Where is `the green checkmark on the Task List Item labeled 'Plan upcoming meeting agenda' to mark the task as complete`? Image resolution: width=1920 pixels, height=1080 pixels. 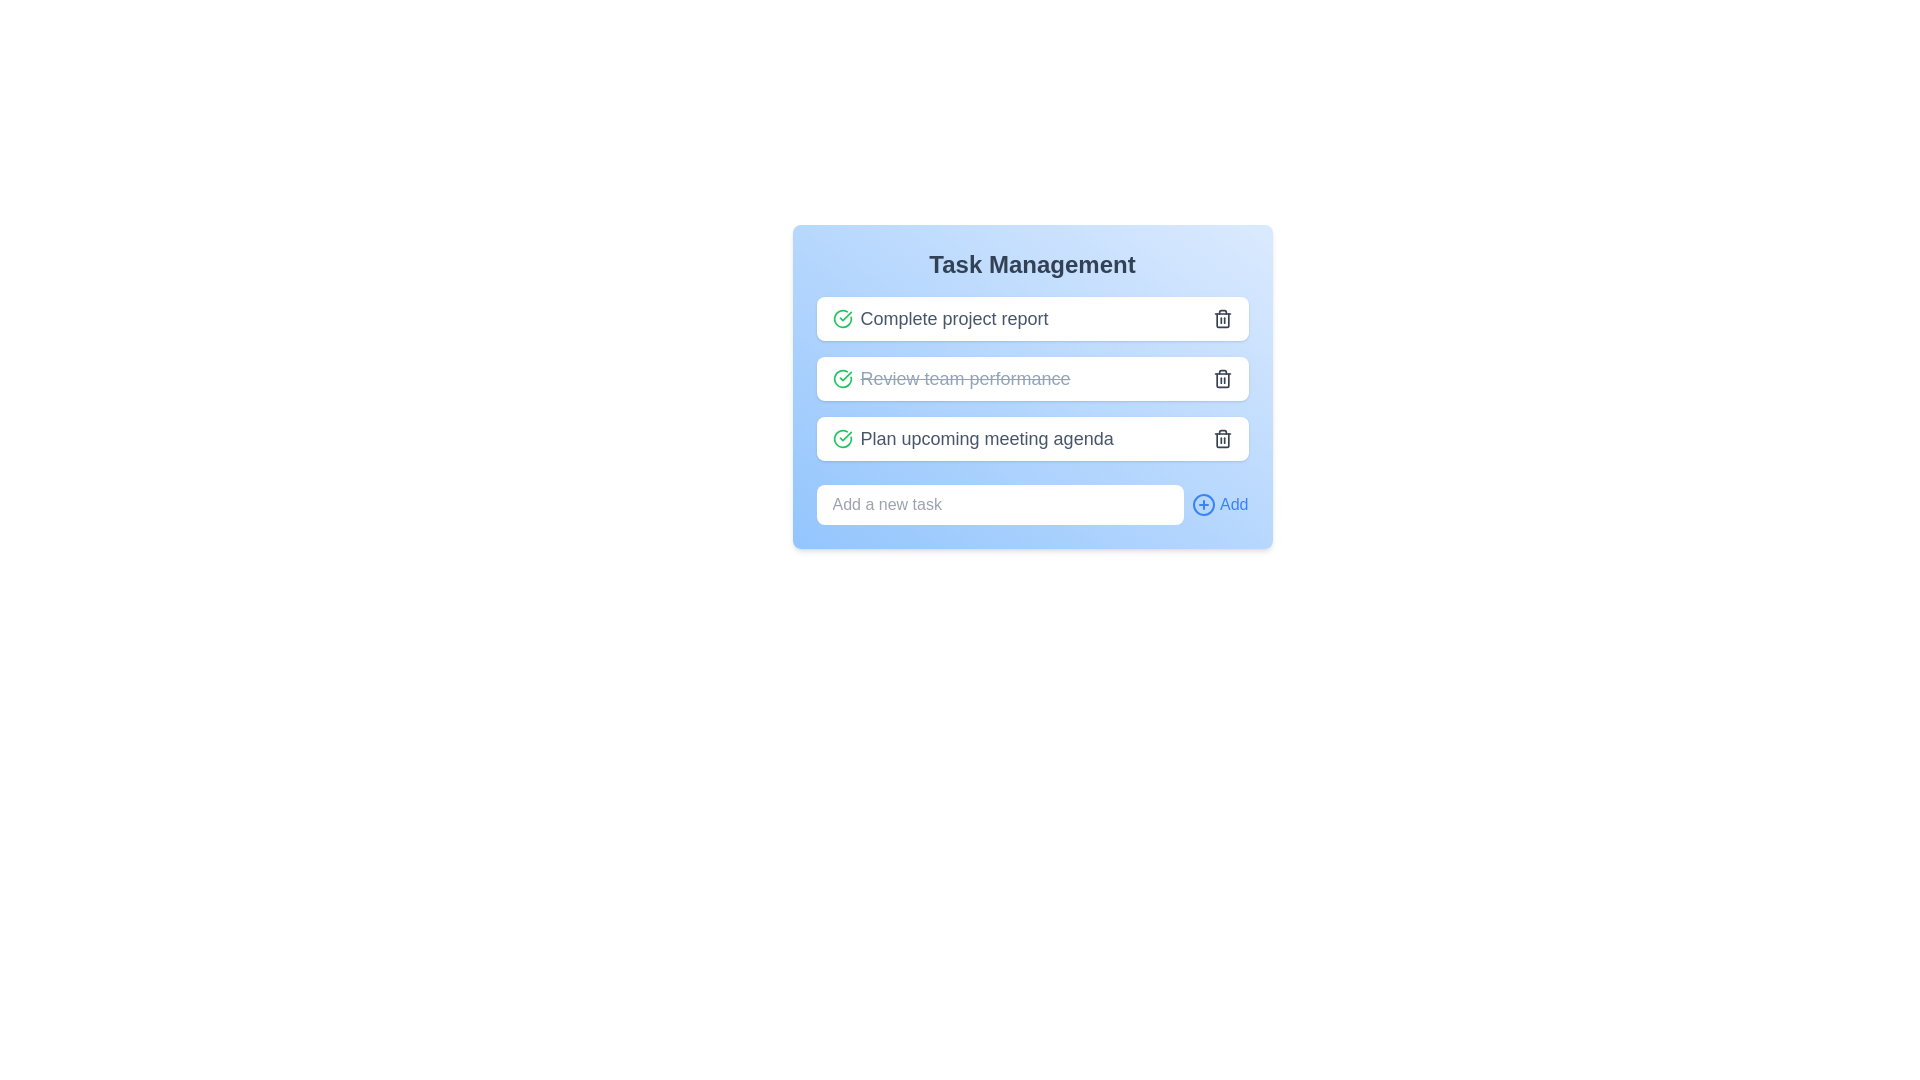
the green checkmark on the Task List Item labeled 'Plan upcoming meeting agenda' to mark the task as complete is located at coordinates (1032, 438).